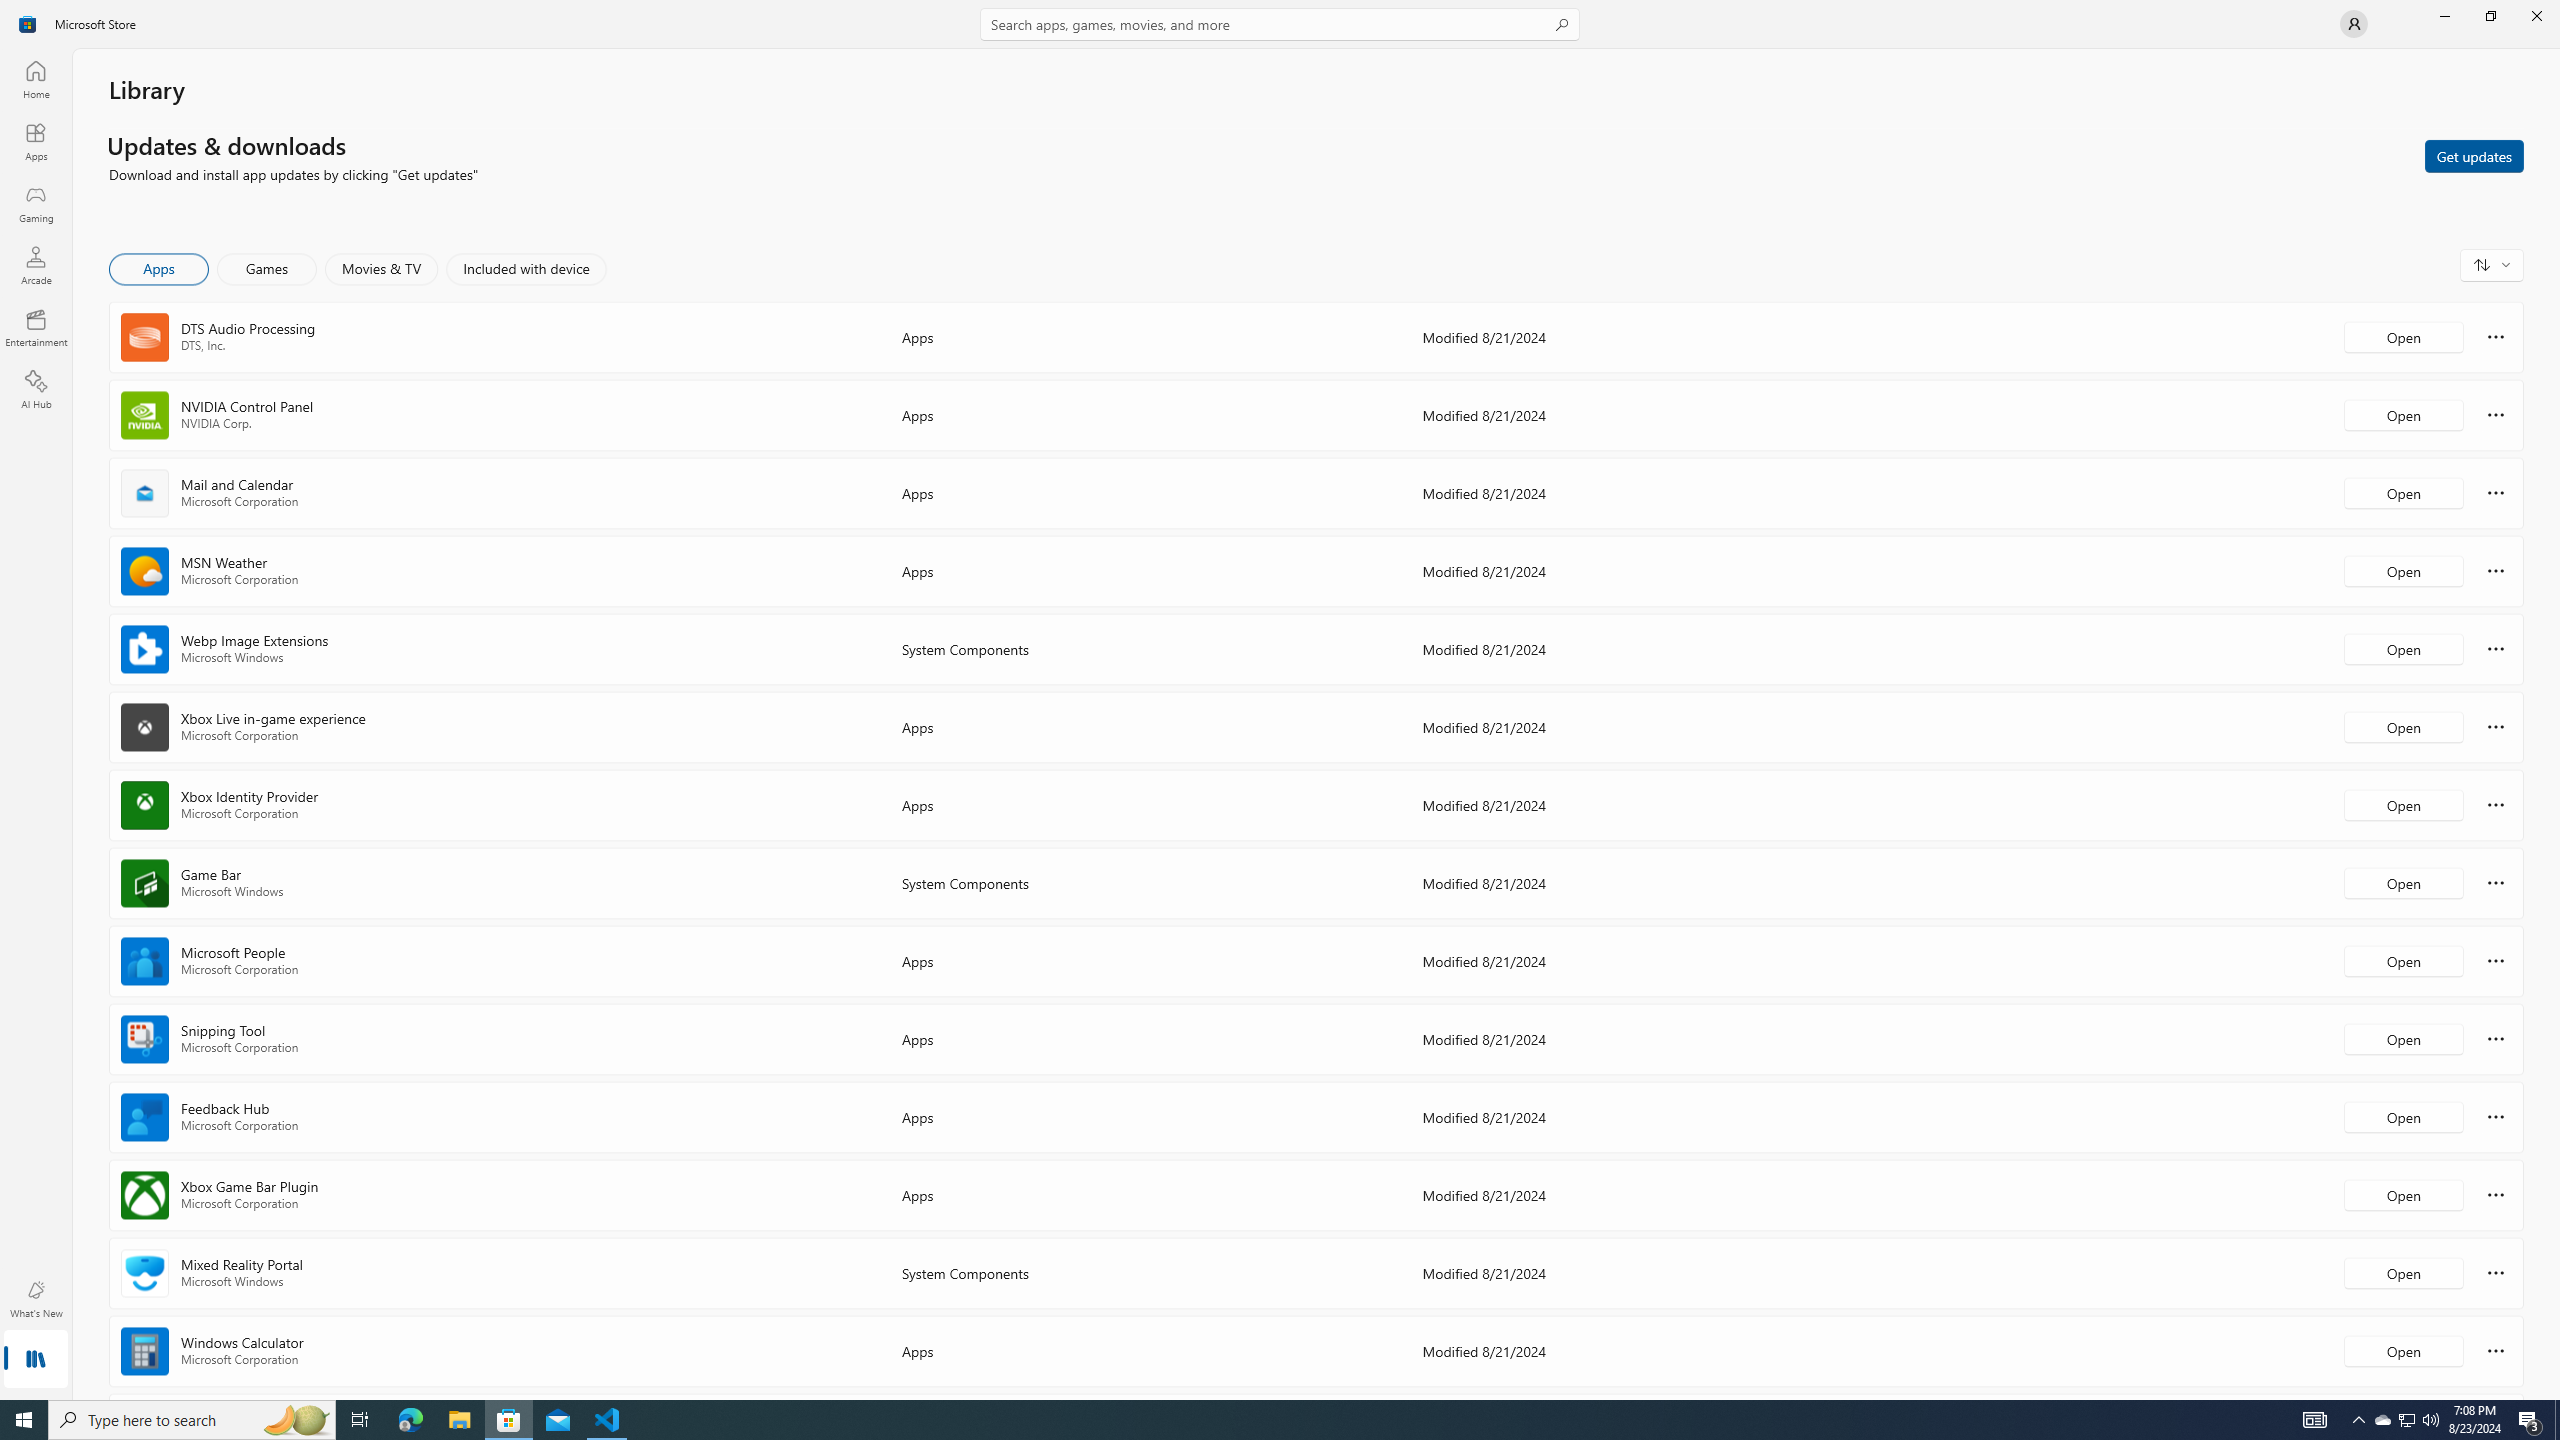  Describe the element at coordinates (2491, 264) in the screenshot. I see `'Sort and filter'` at that location.